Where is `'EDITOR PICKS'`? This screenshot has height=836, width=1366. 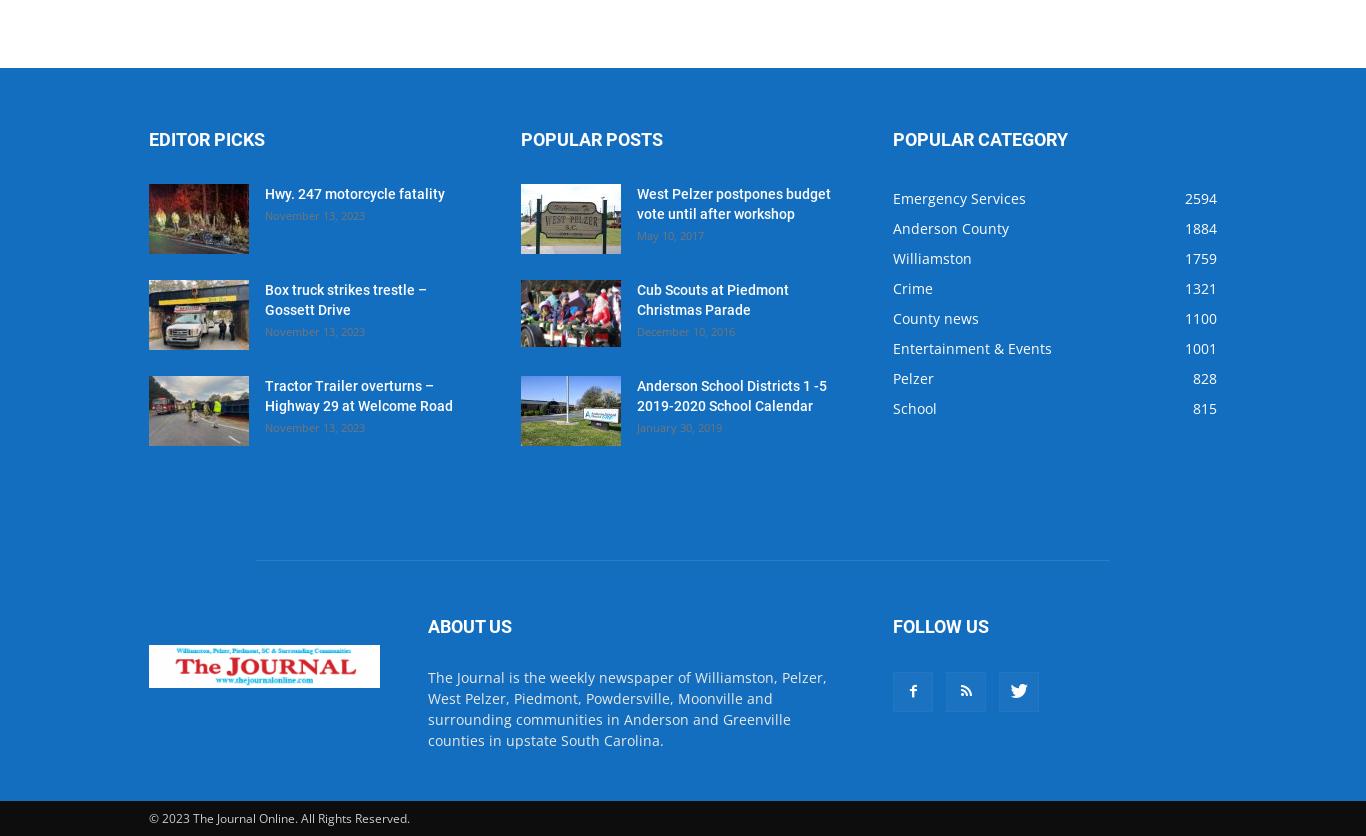
'EDITOR PICKS' is located at coordinates (148, 138).